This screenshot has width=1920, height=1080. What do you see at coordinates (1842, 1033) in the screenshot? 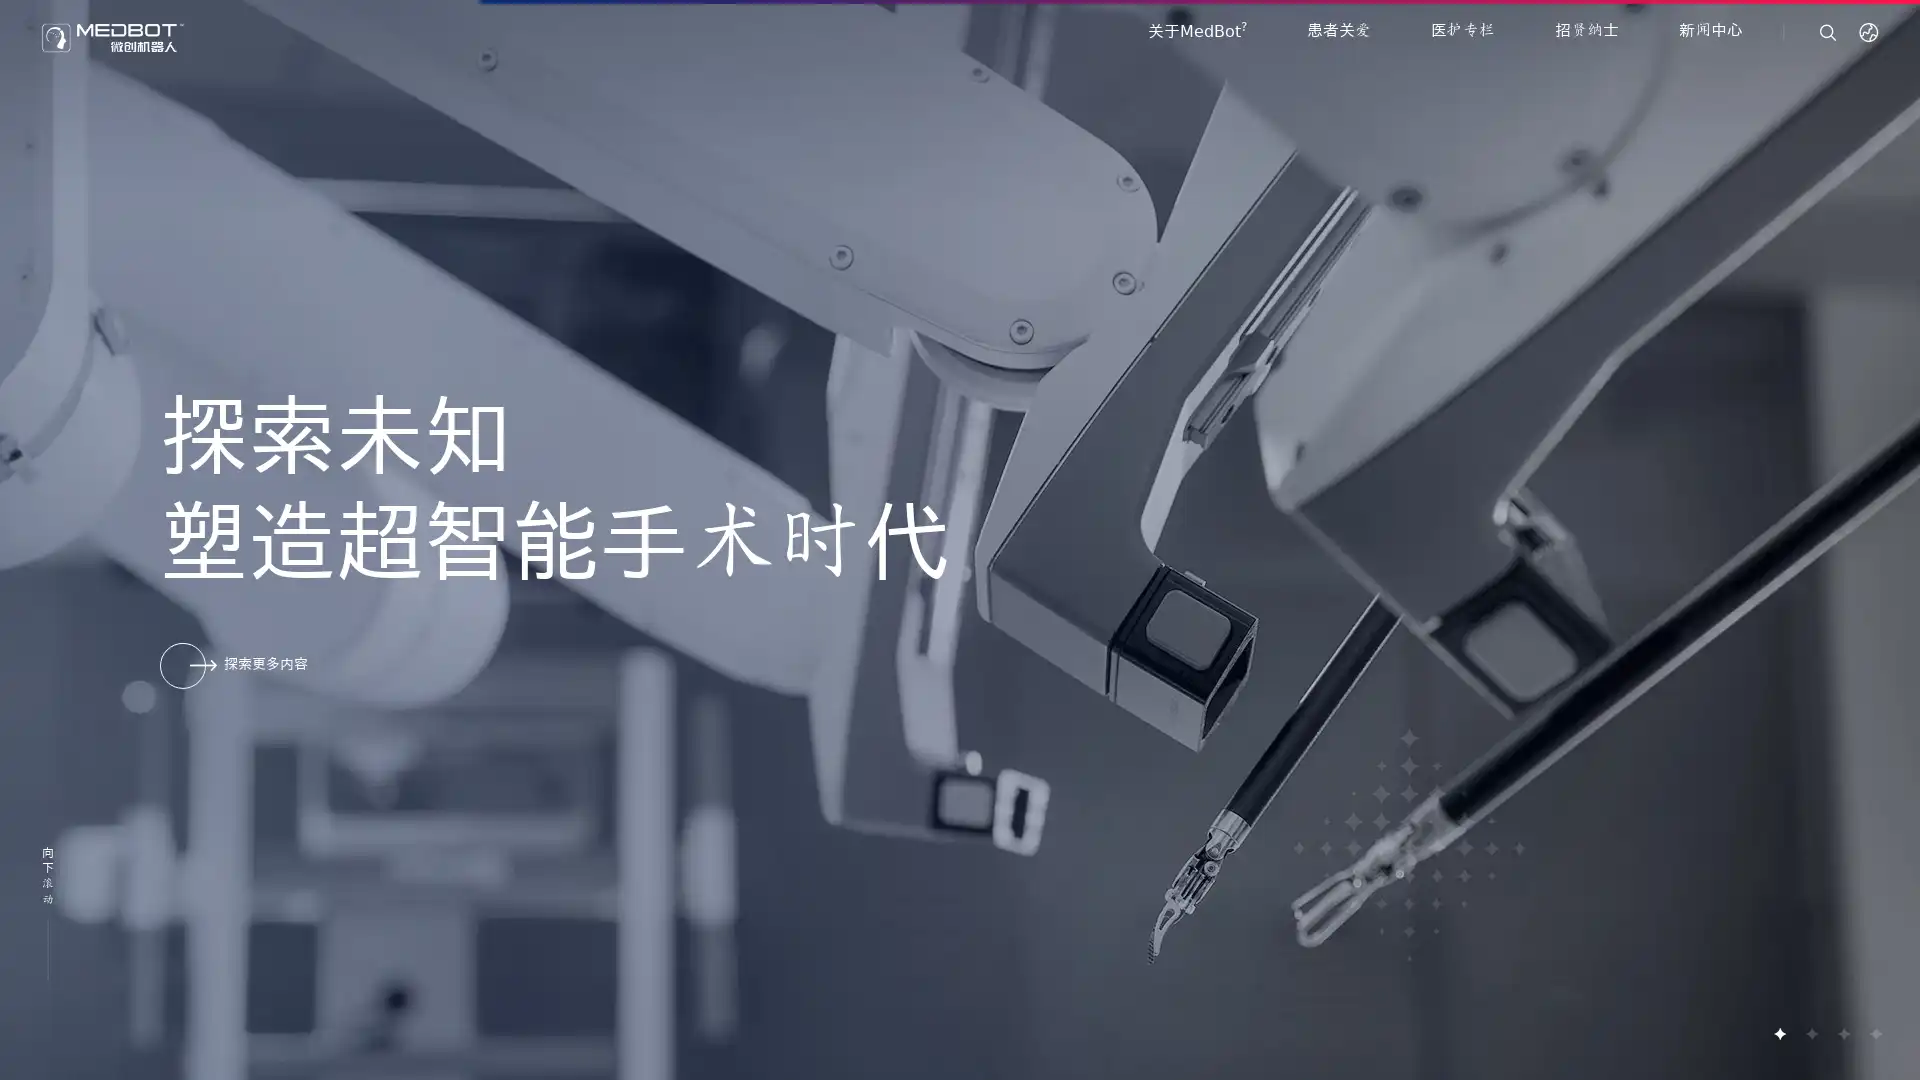
I see `Go to slide 3` at bounding box center [1842, 1033].